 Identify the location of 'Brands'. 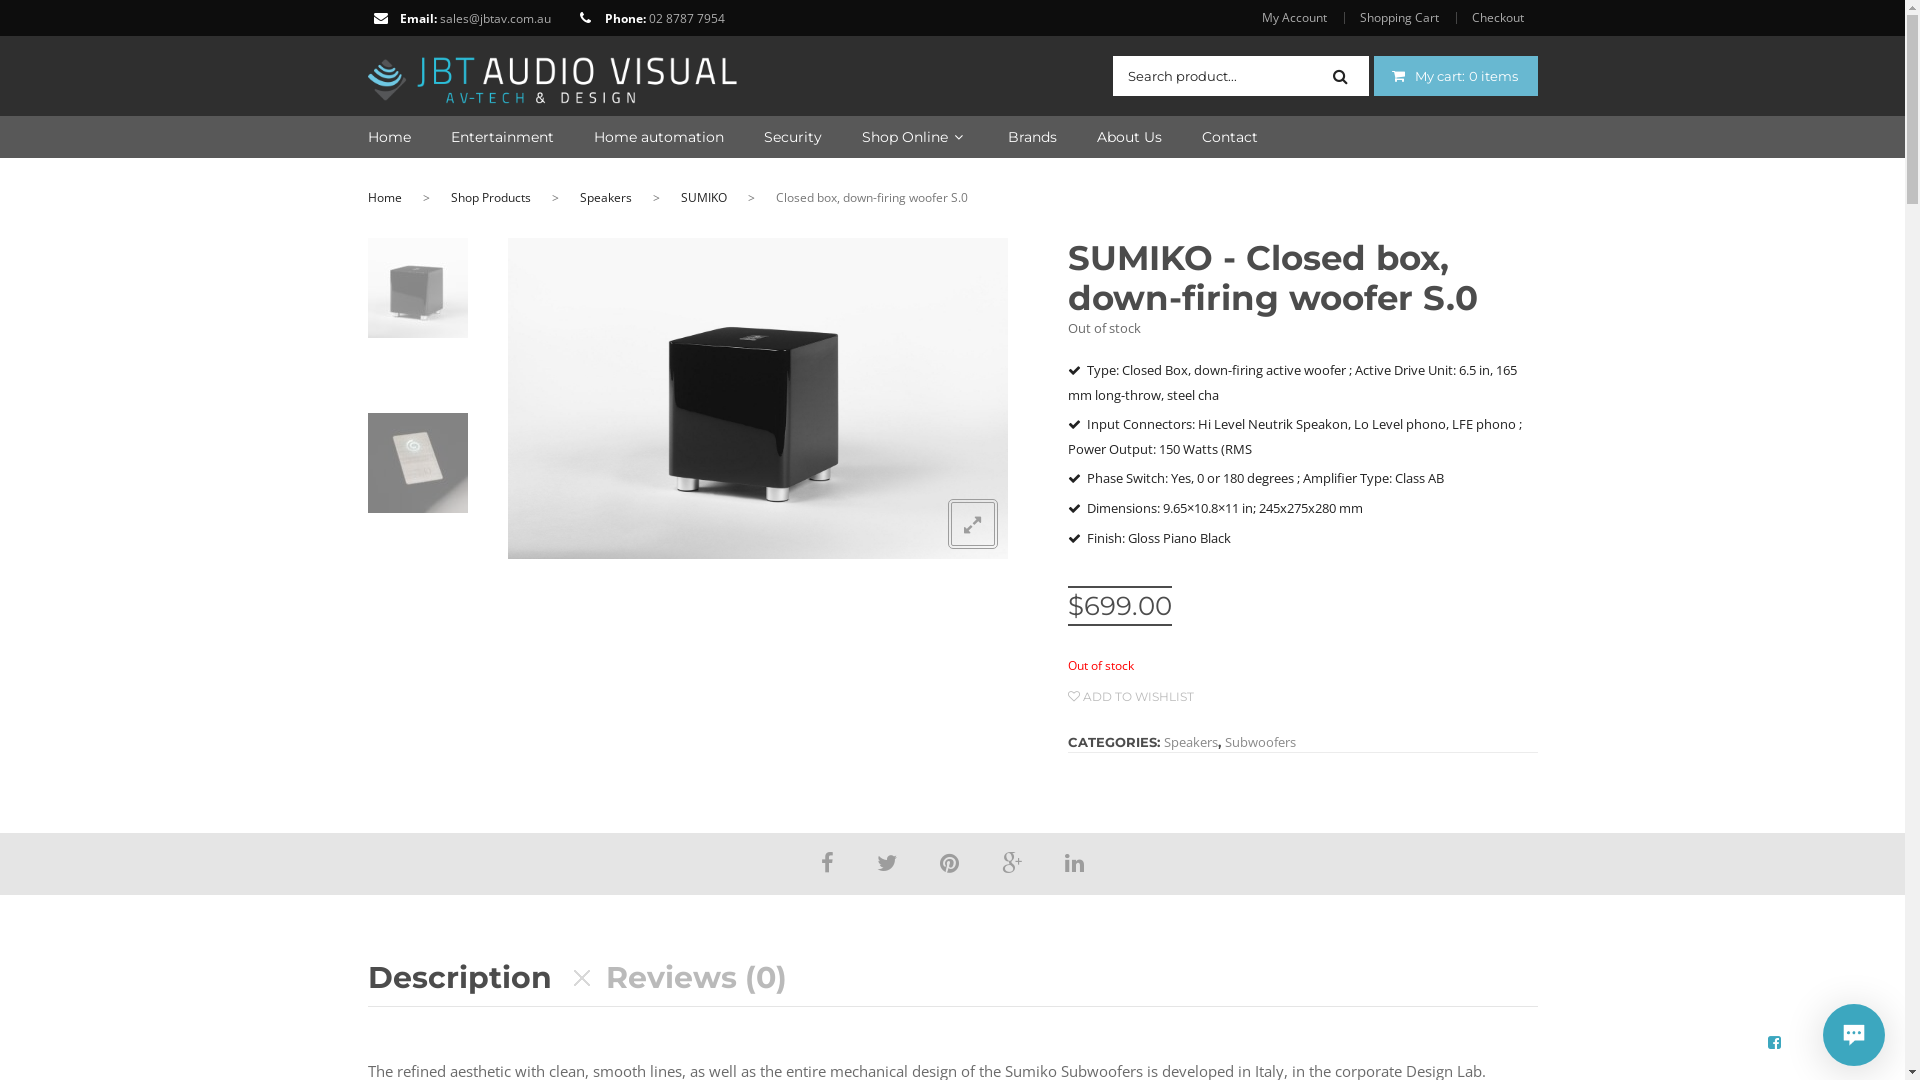
(1012, 136).